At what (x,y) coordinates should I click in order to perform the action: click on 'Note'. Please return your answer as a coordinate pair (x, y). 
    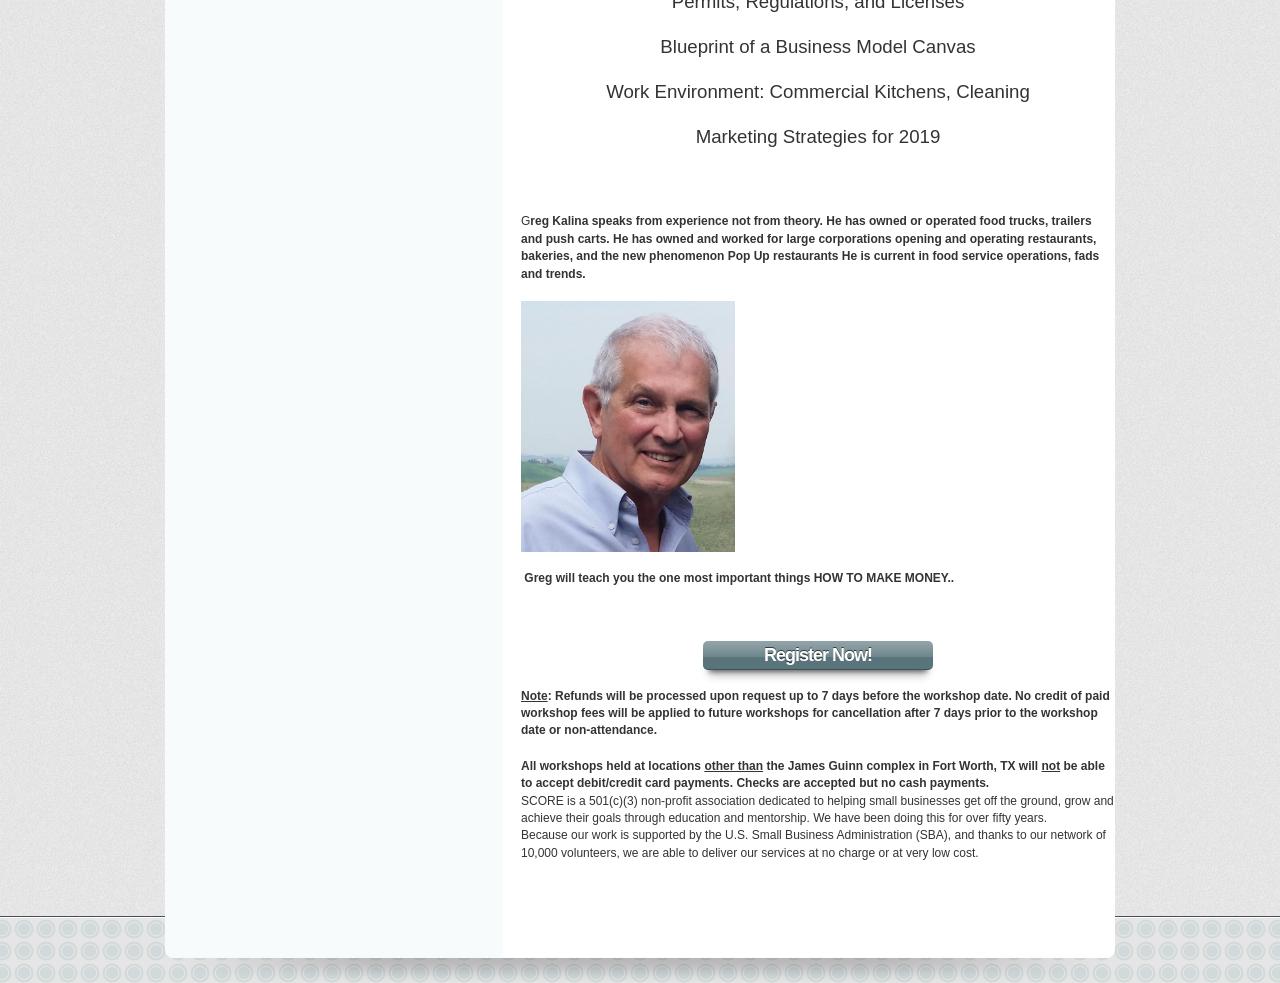
    Looking at the image, I should click on (534, 693).